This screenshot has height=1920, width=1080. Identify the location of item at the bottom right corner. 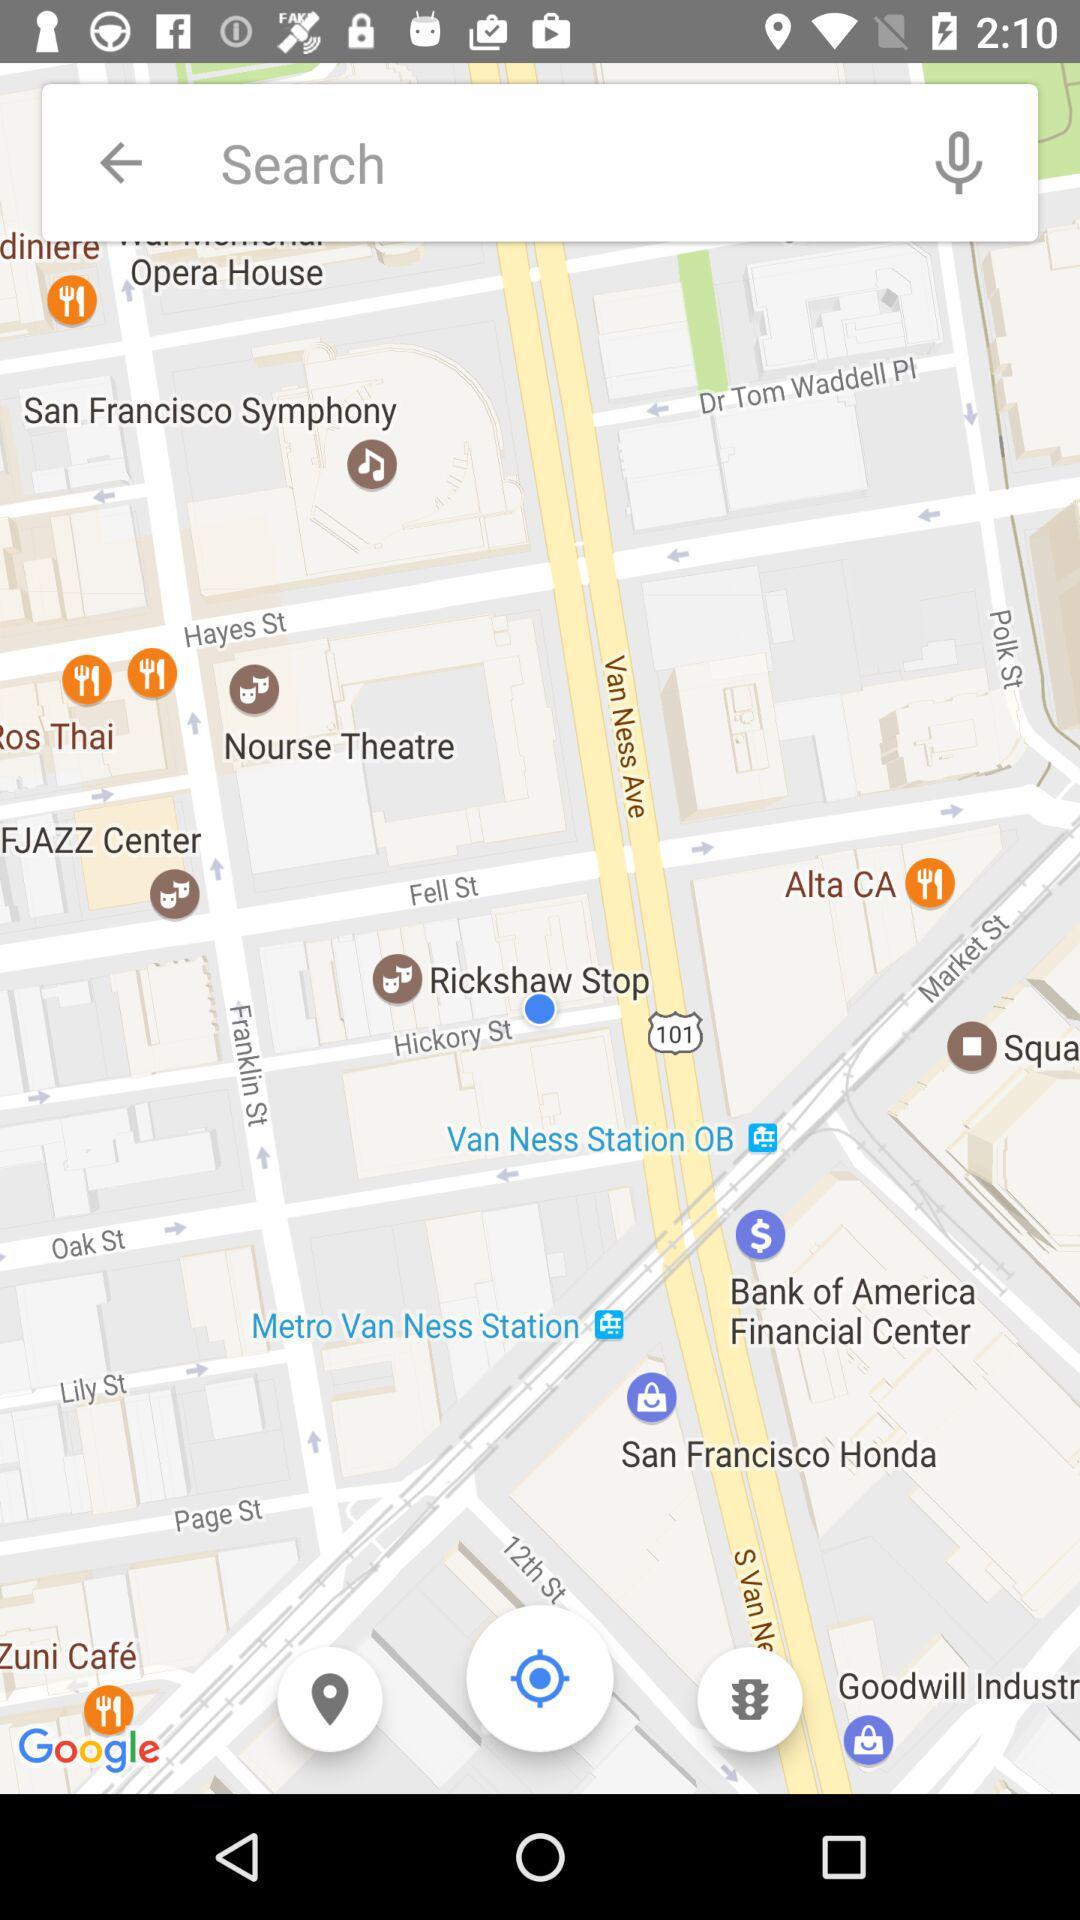
(749, 1698).